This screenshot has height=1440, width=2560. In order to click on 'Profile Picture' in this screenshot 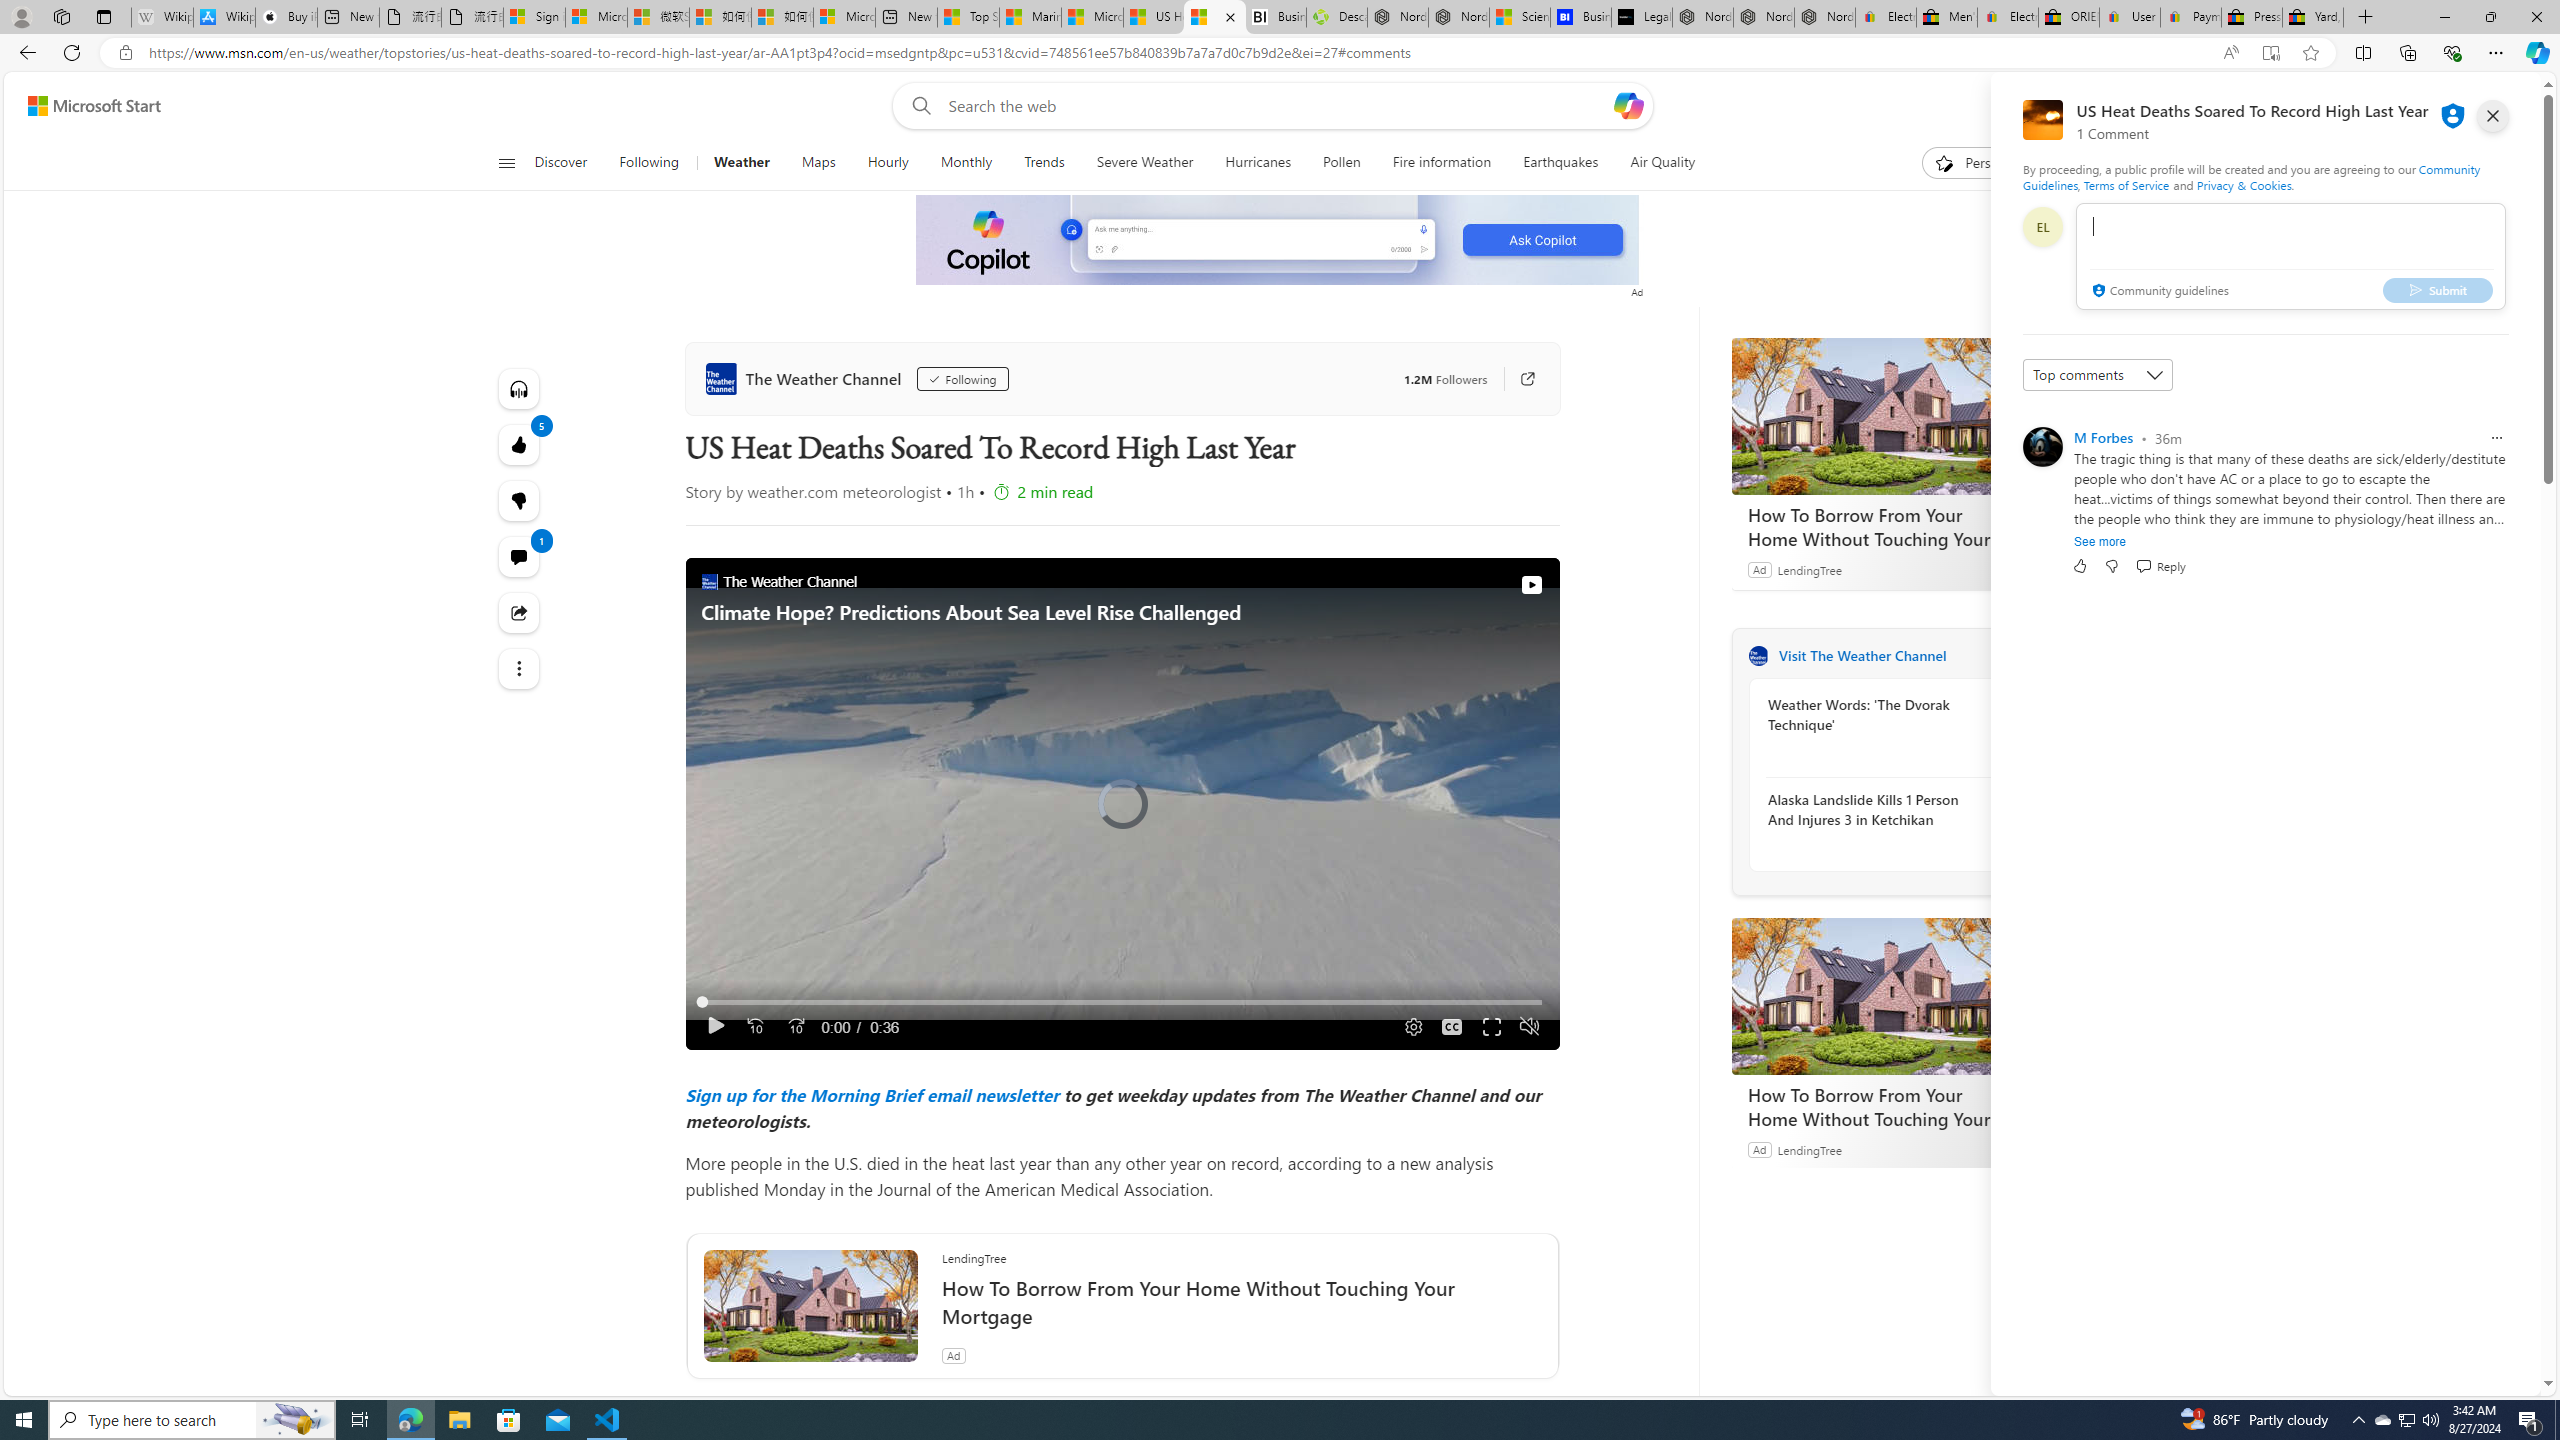, I will do `click(2042, 447)`.